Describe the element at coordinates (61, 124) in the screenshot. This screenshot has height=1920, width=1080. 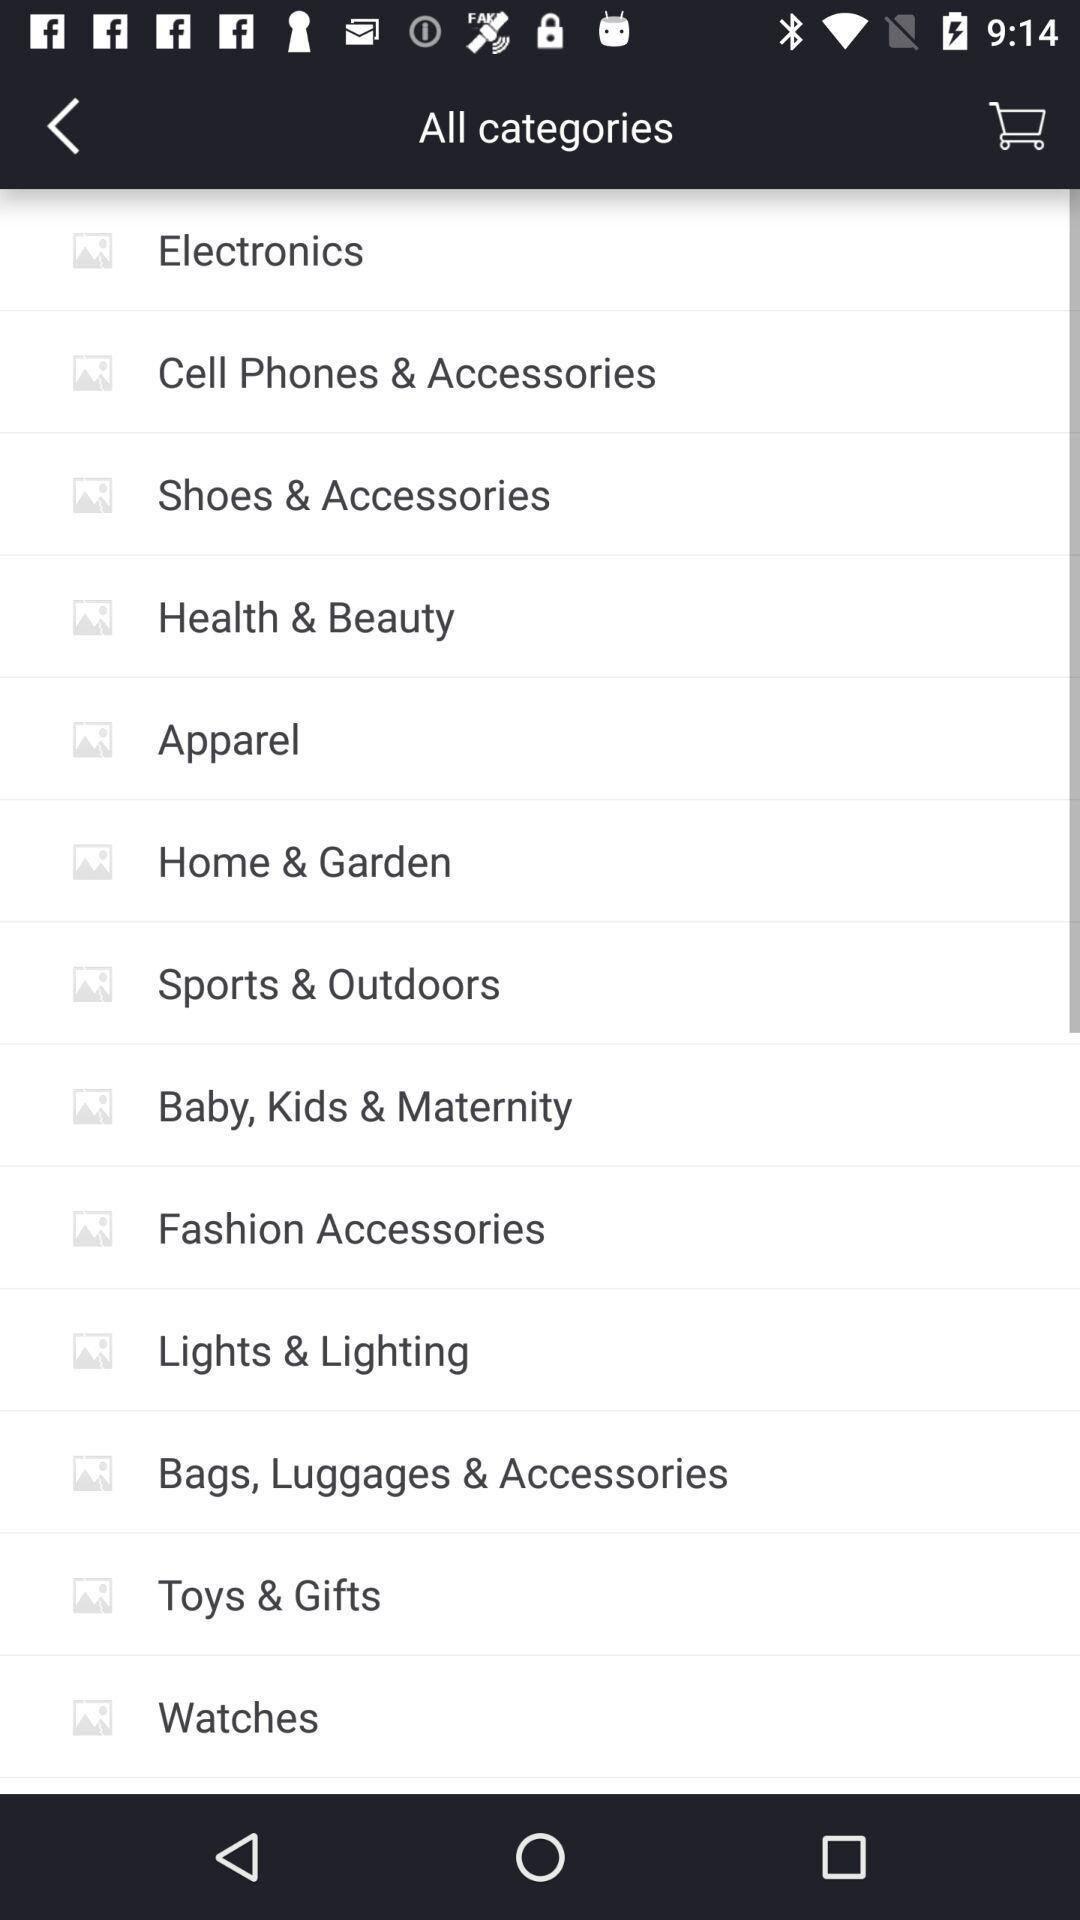
I see `go back` at that location.